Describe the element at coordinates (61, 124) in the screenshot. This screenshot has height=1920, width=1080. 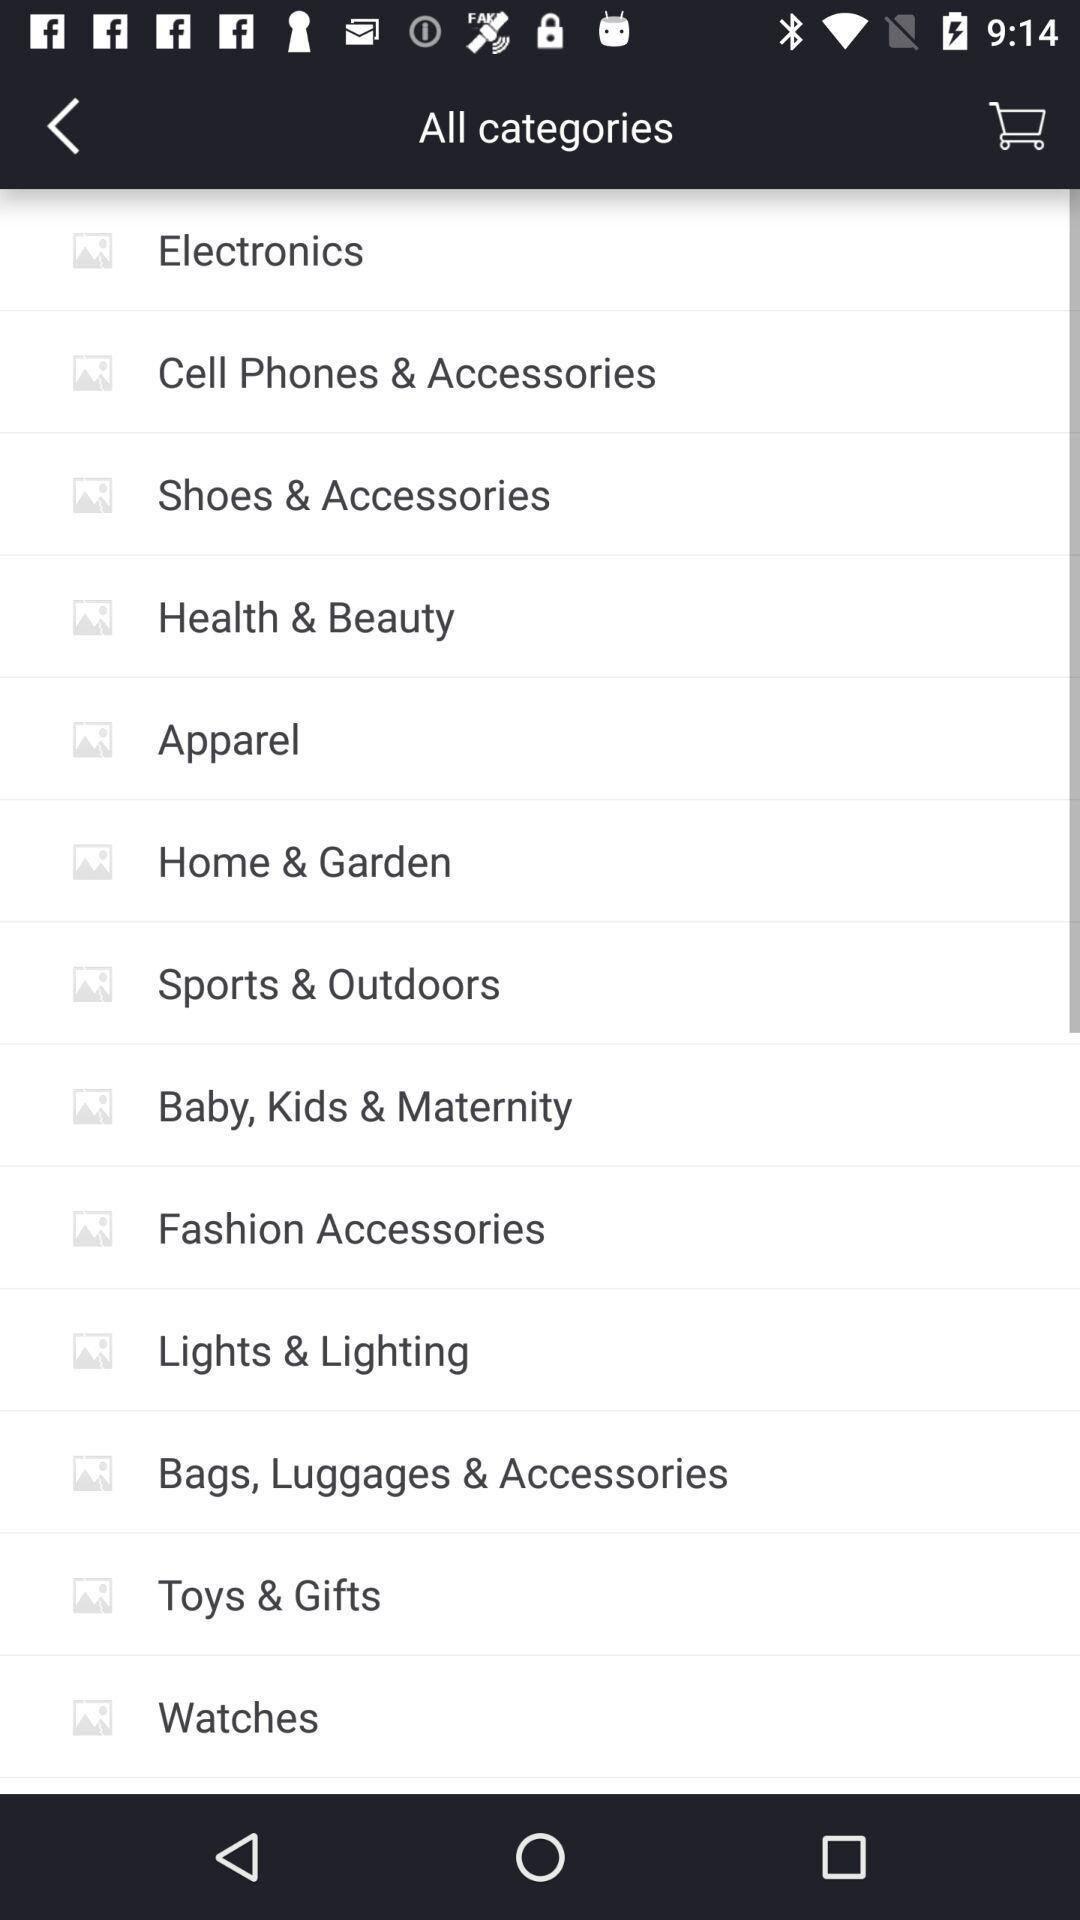
I see `go back` at that location.